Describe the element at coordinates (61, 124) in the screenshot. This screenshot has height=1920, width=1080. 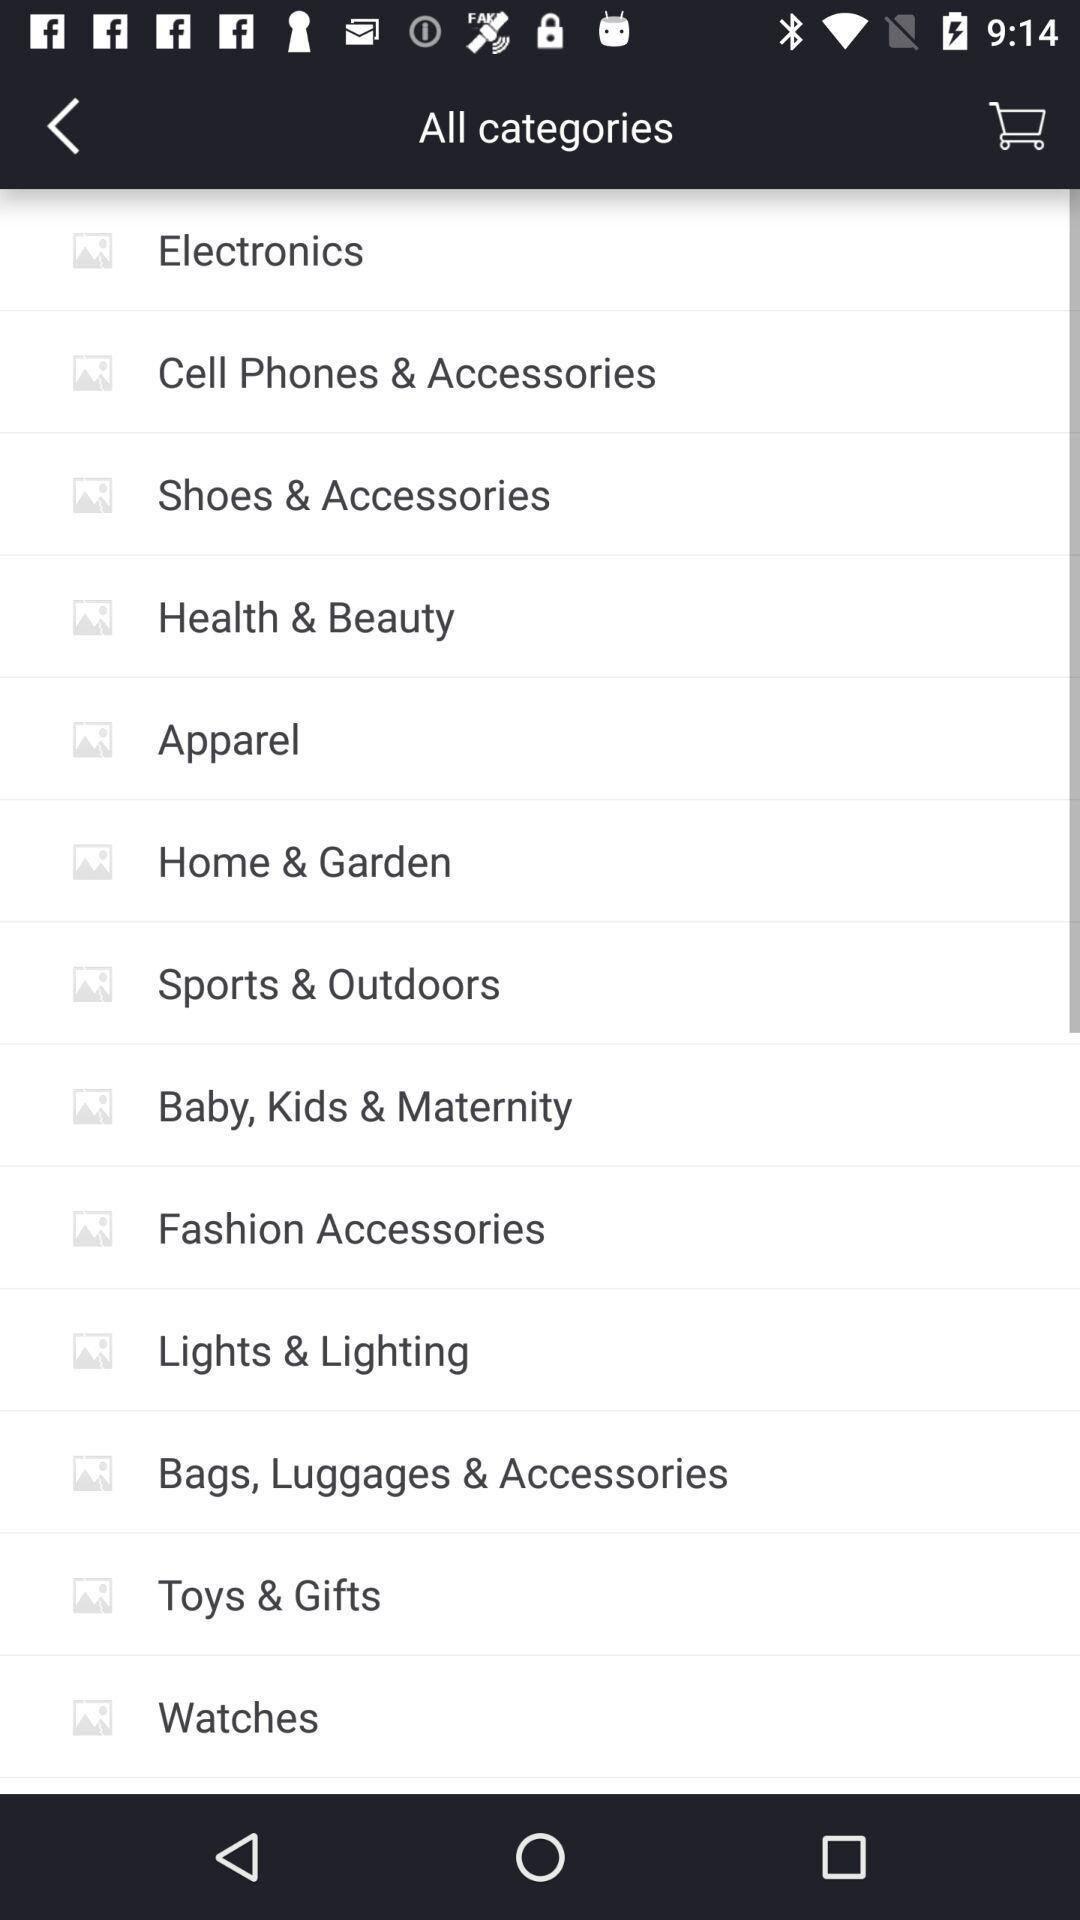
I see `go back` at that location.